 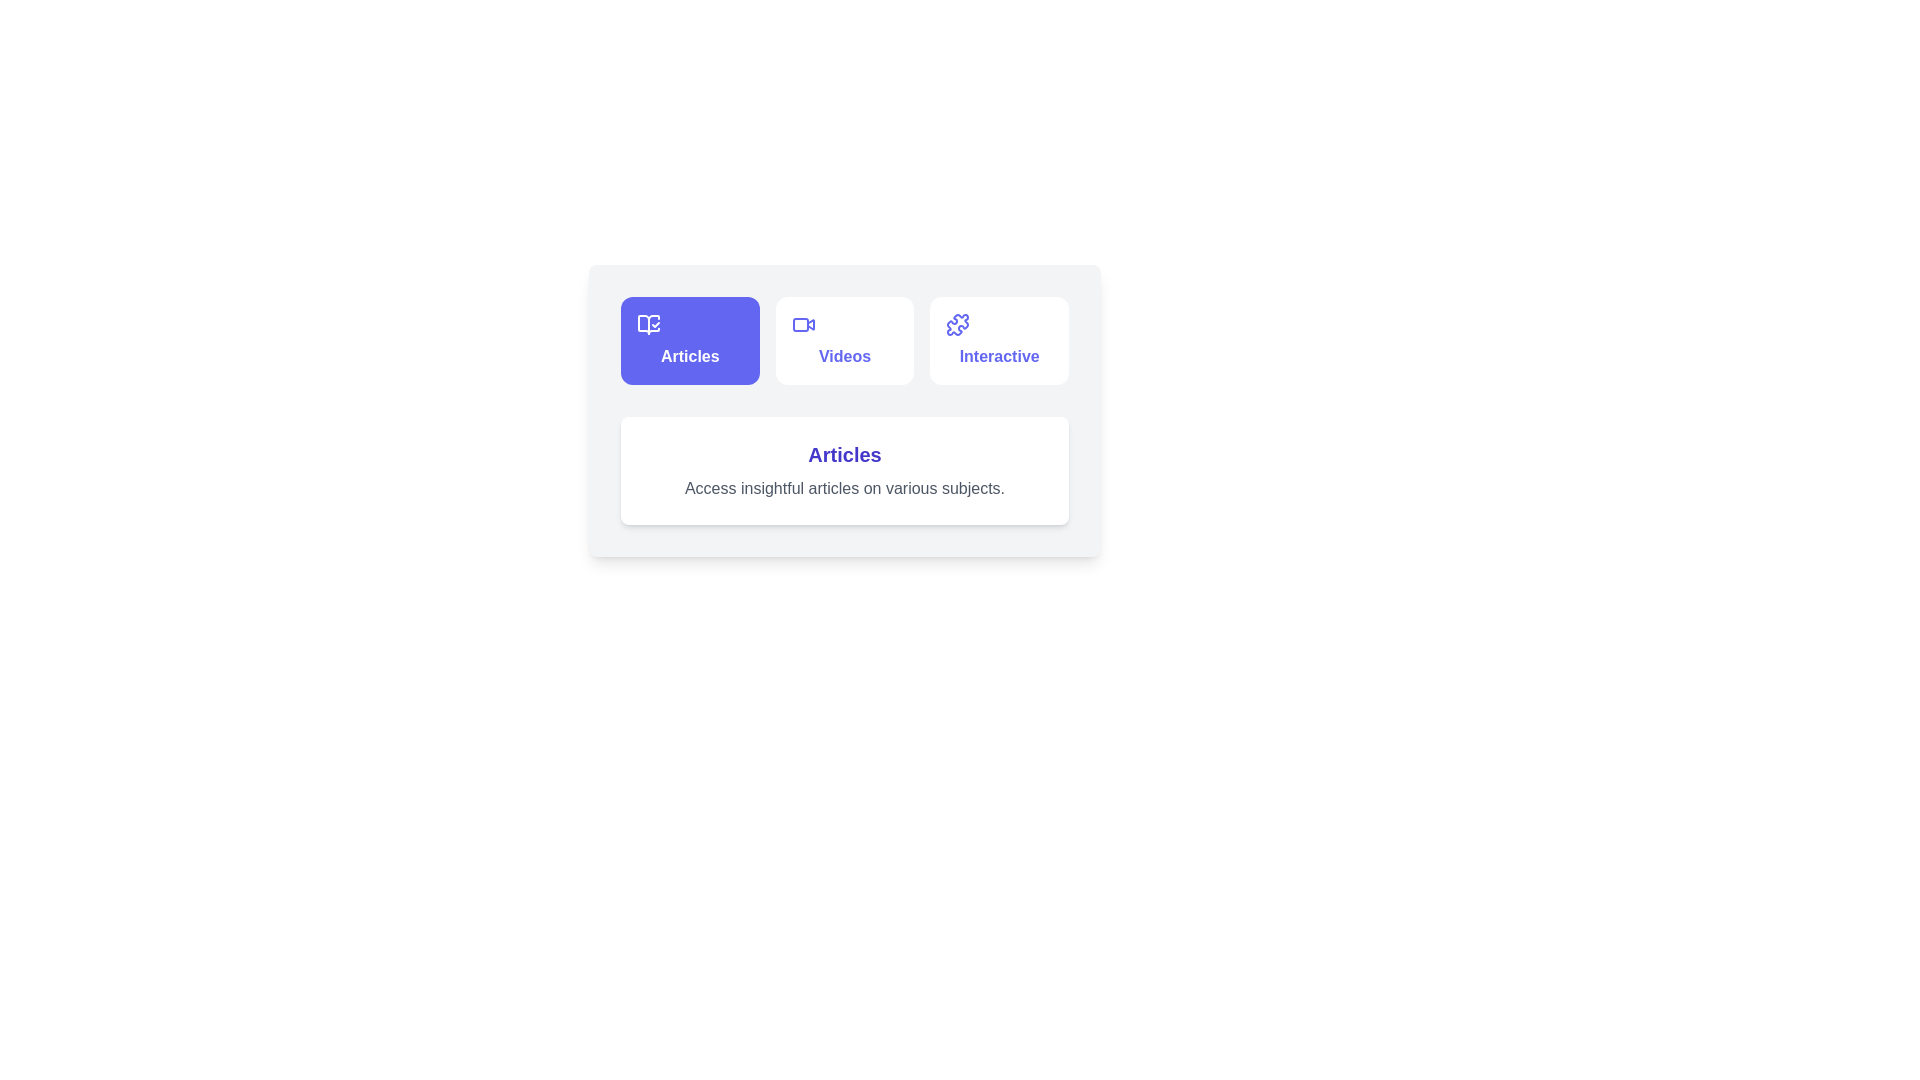 What do you see at coordinates (999, 339) in the screenshot?
I see `the tab button labeled 'Interactive' to observe the hover effect` at bounding box center [999, 339].